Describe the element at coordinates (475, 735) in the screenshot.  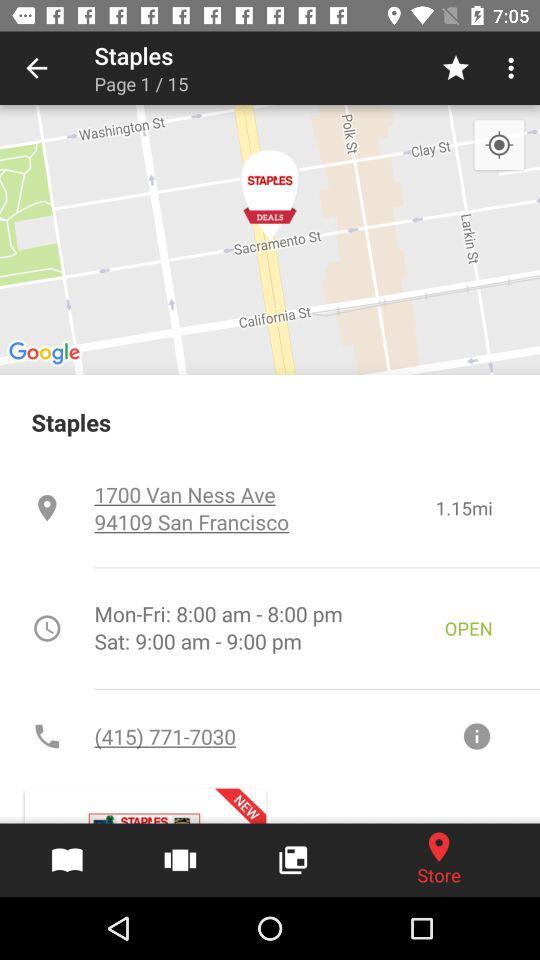
I see `more information` at that location.